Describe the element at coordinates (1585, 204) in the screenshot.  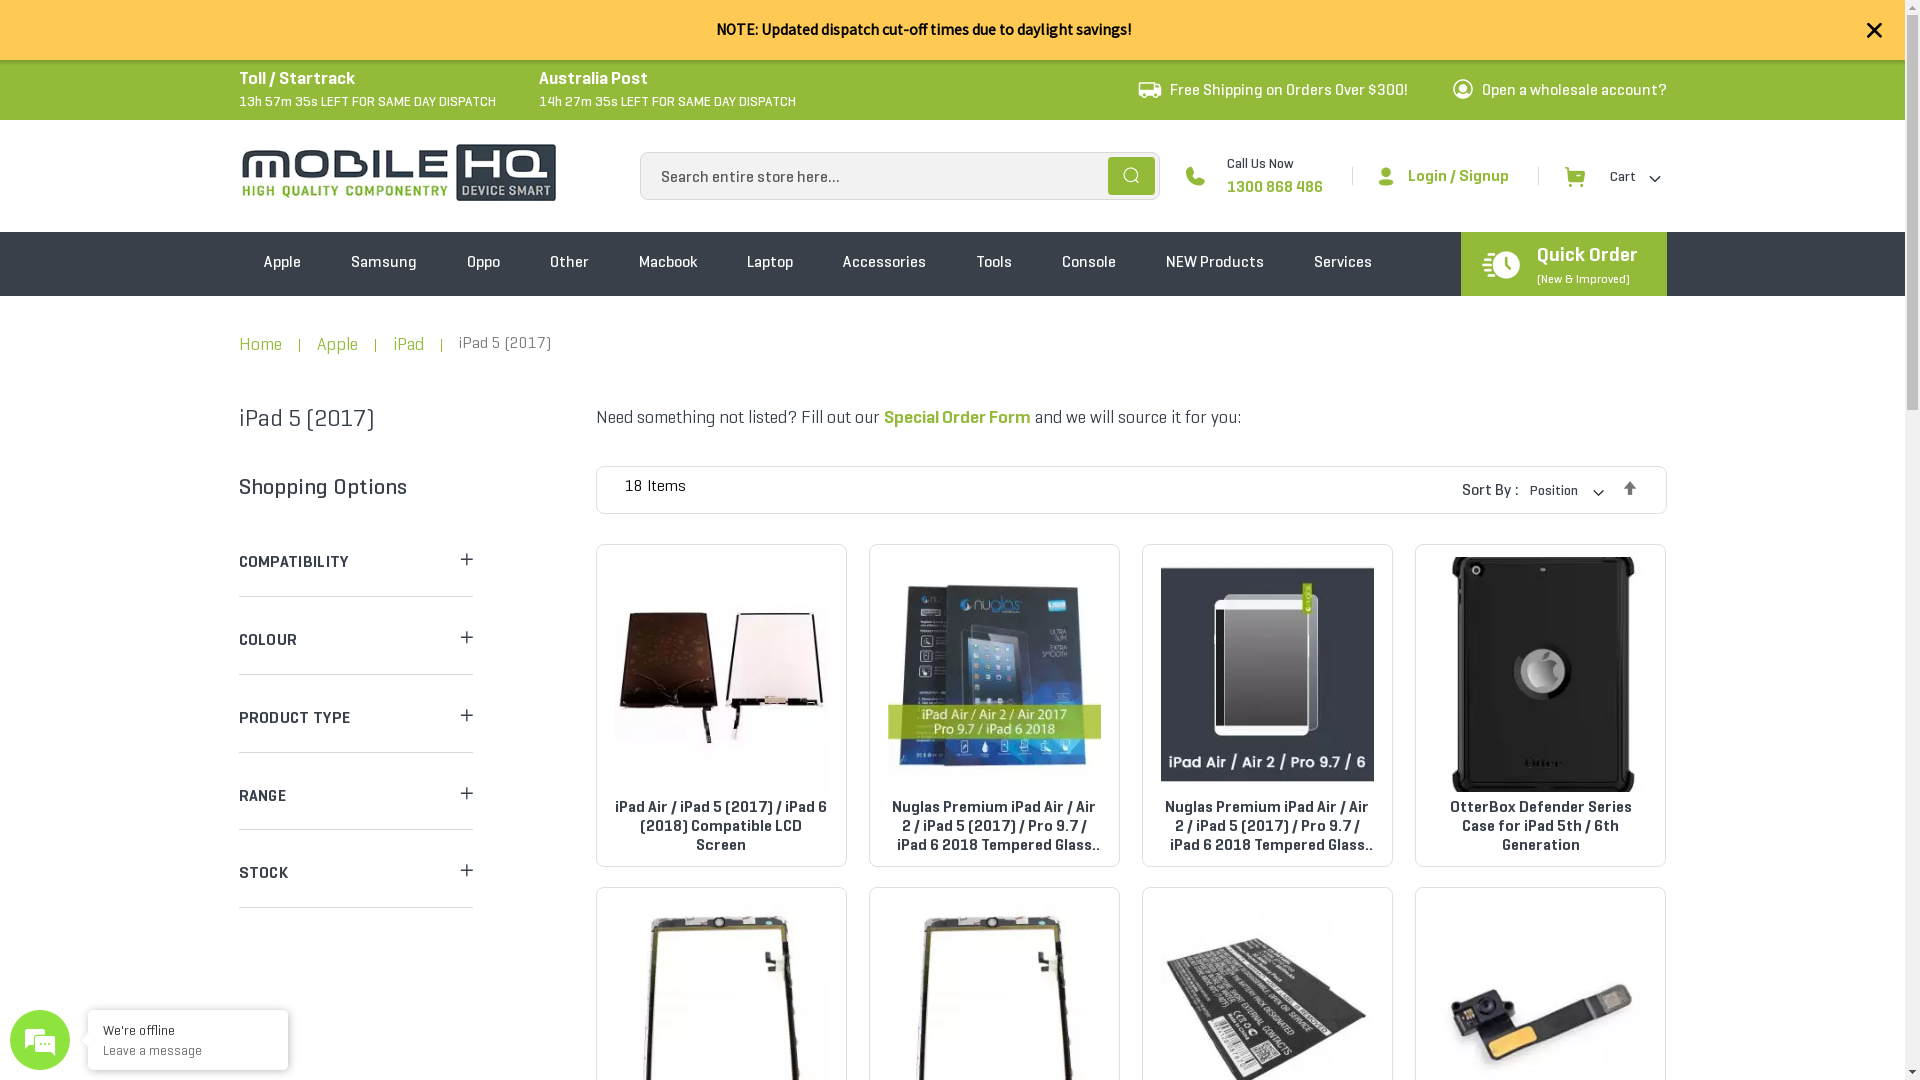
I see `'Quick Order` at that location.